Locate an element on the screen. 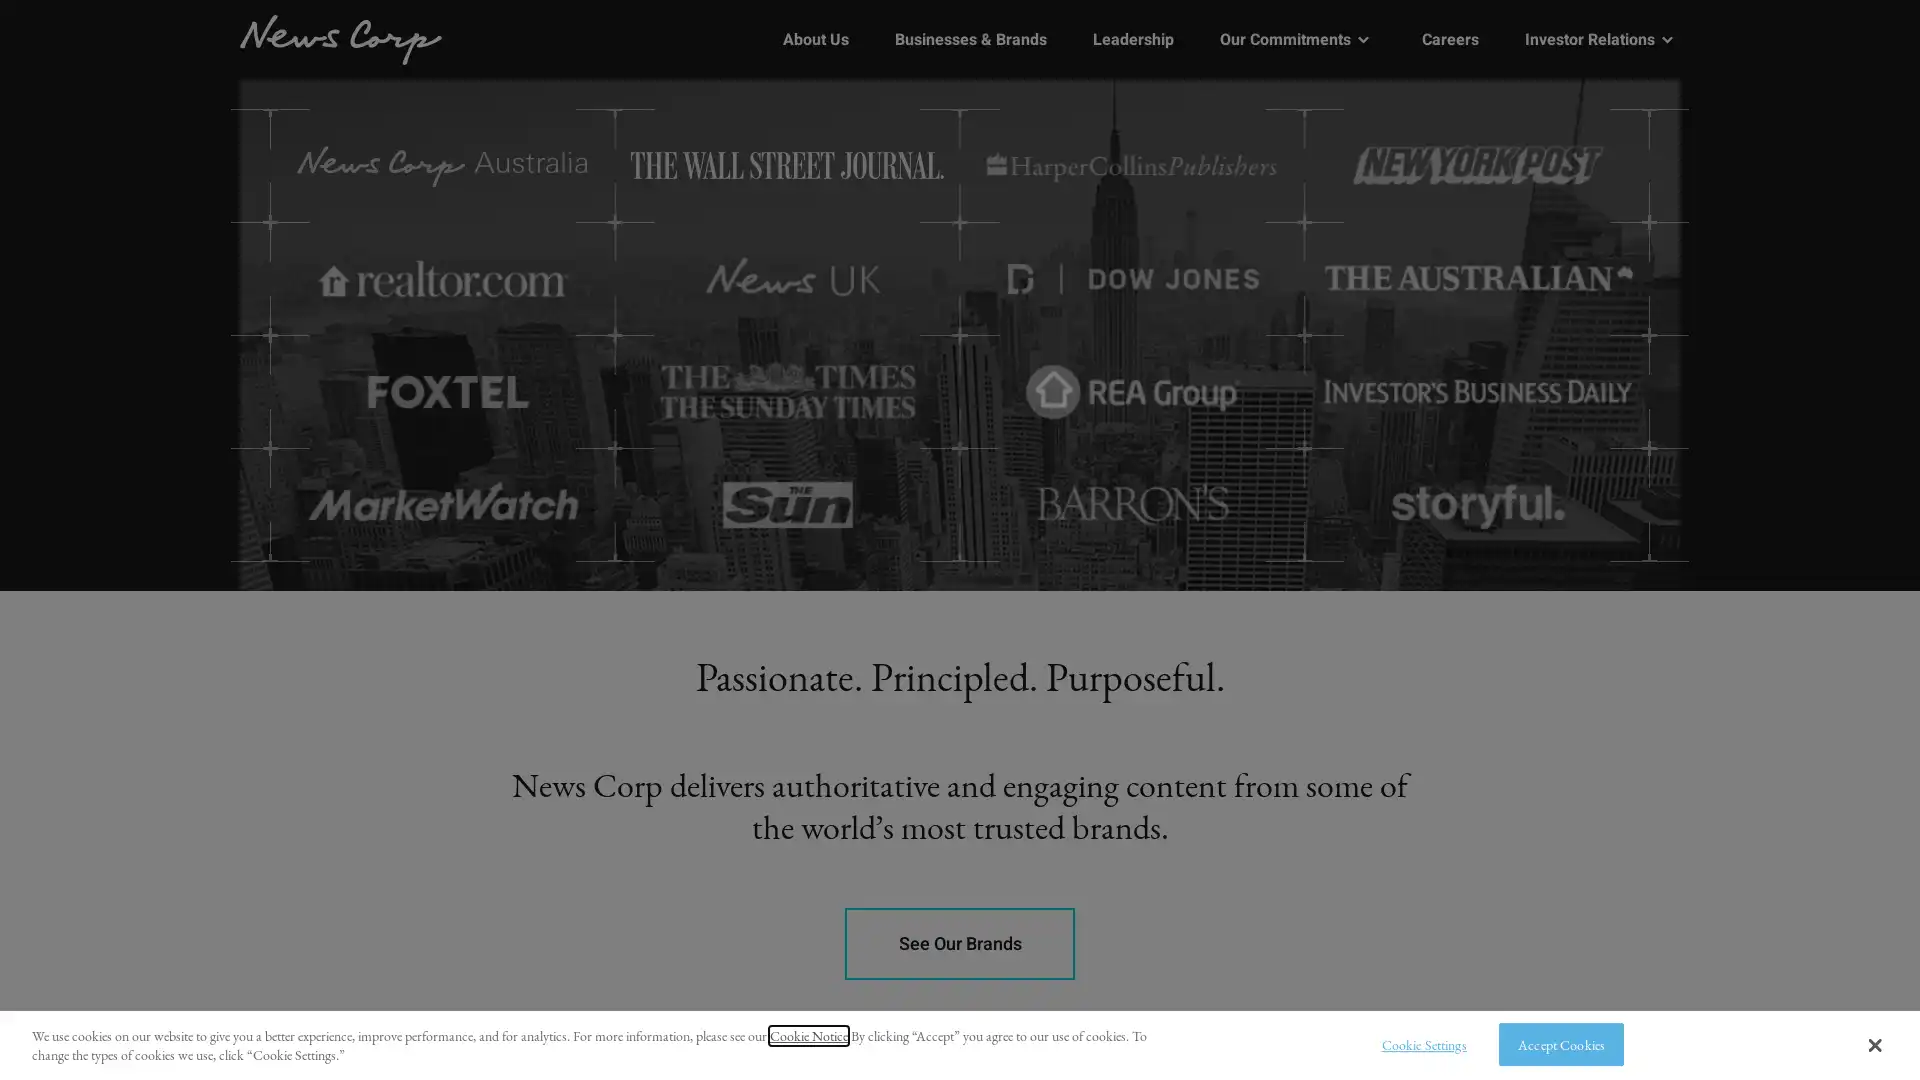 This screenshot has height=1080, width=1920. Accept Cookies is located at coordinates (1560, 1043).